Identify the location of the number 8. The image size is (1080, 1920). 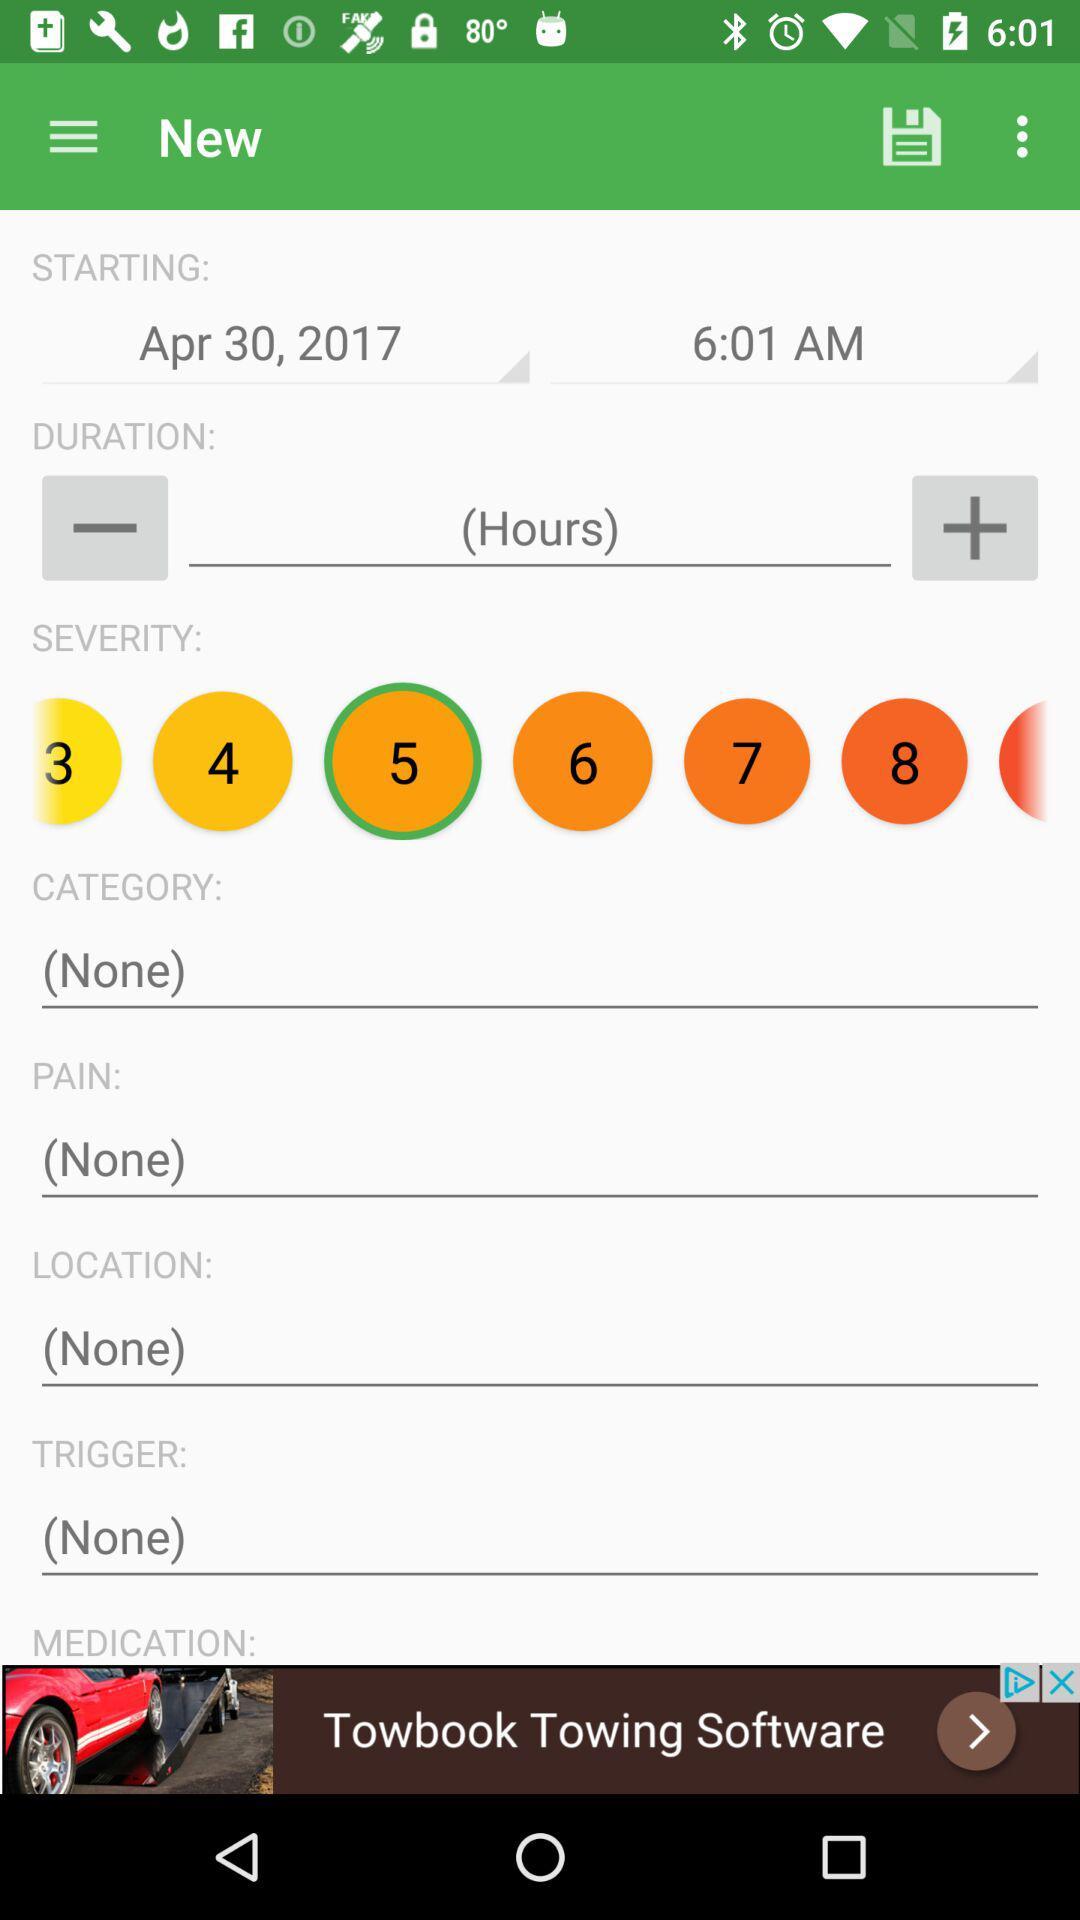
(905, 760).